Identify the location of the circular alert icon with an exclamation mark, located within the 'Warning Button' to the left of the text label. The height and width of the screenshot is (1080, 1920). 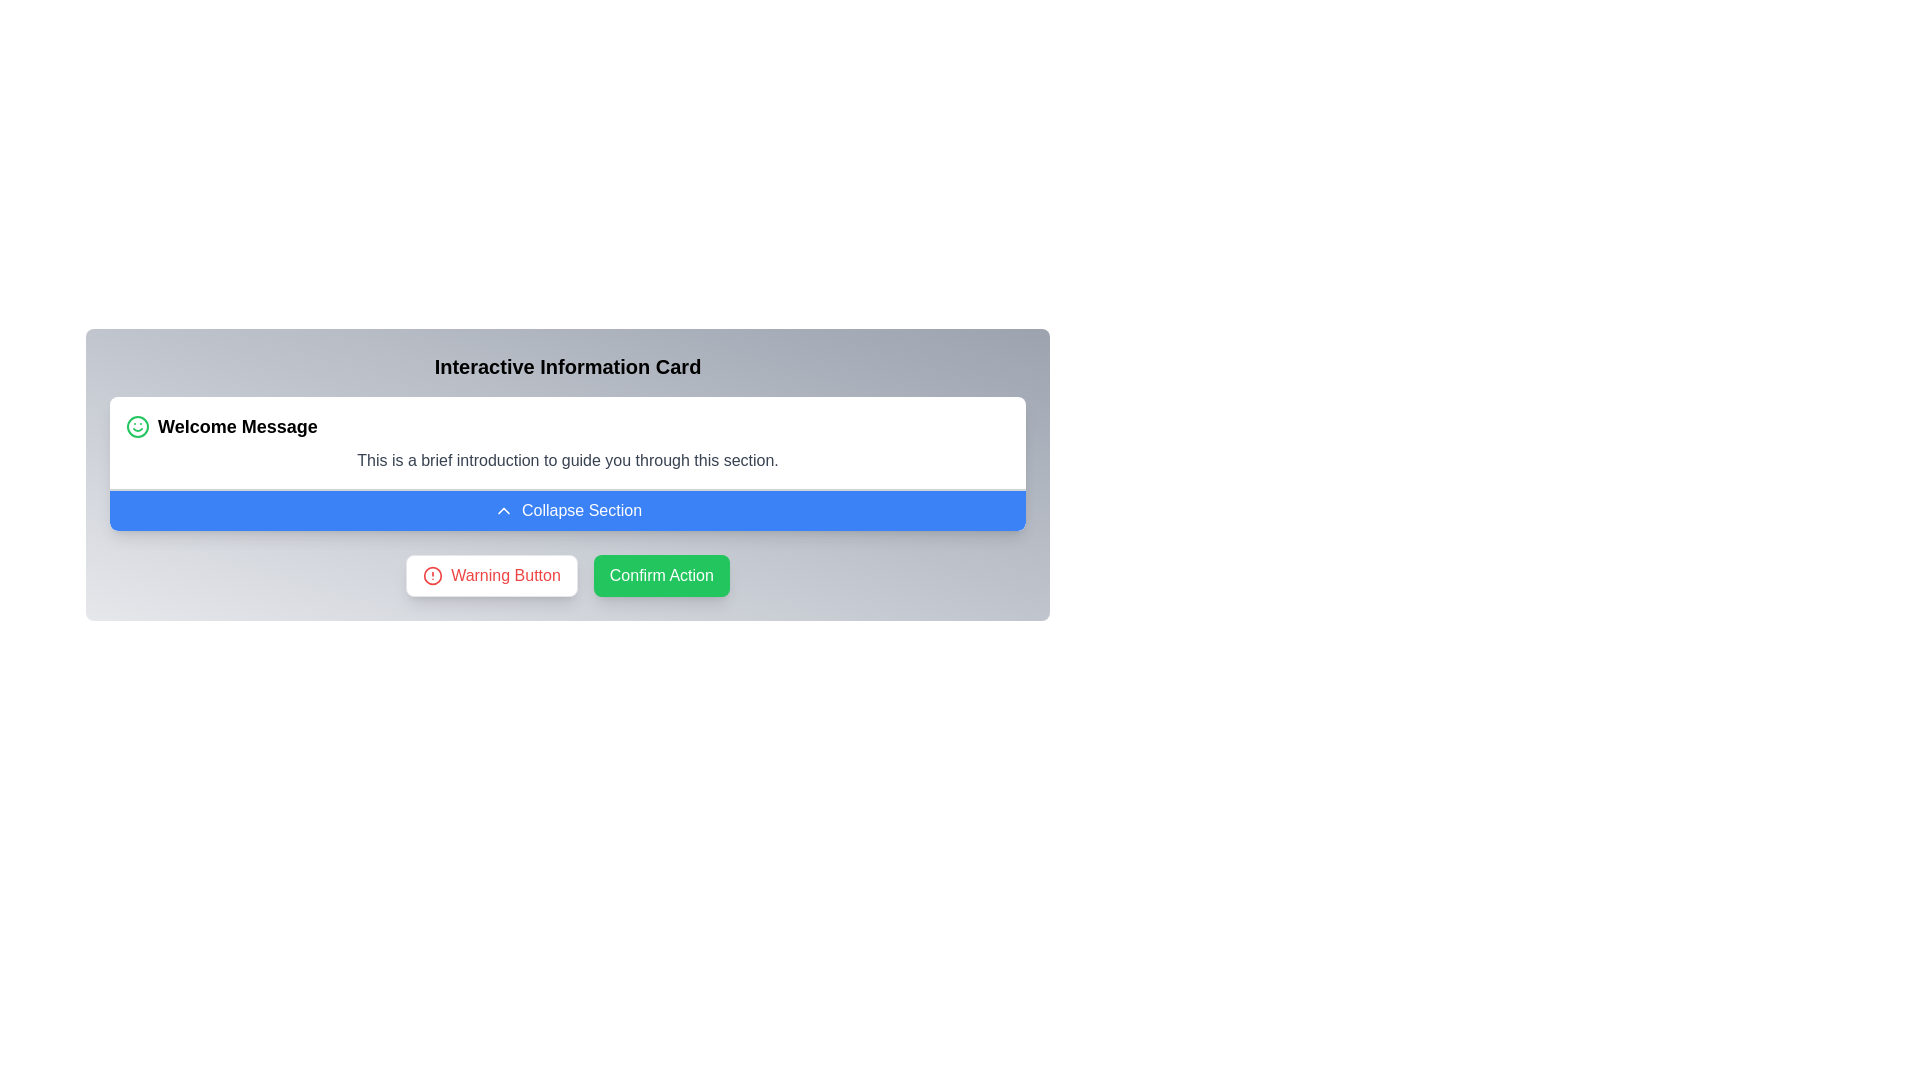
(432, 575).